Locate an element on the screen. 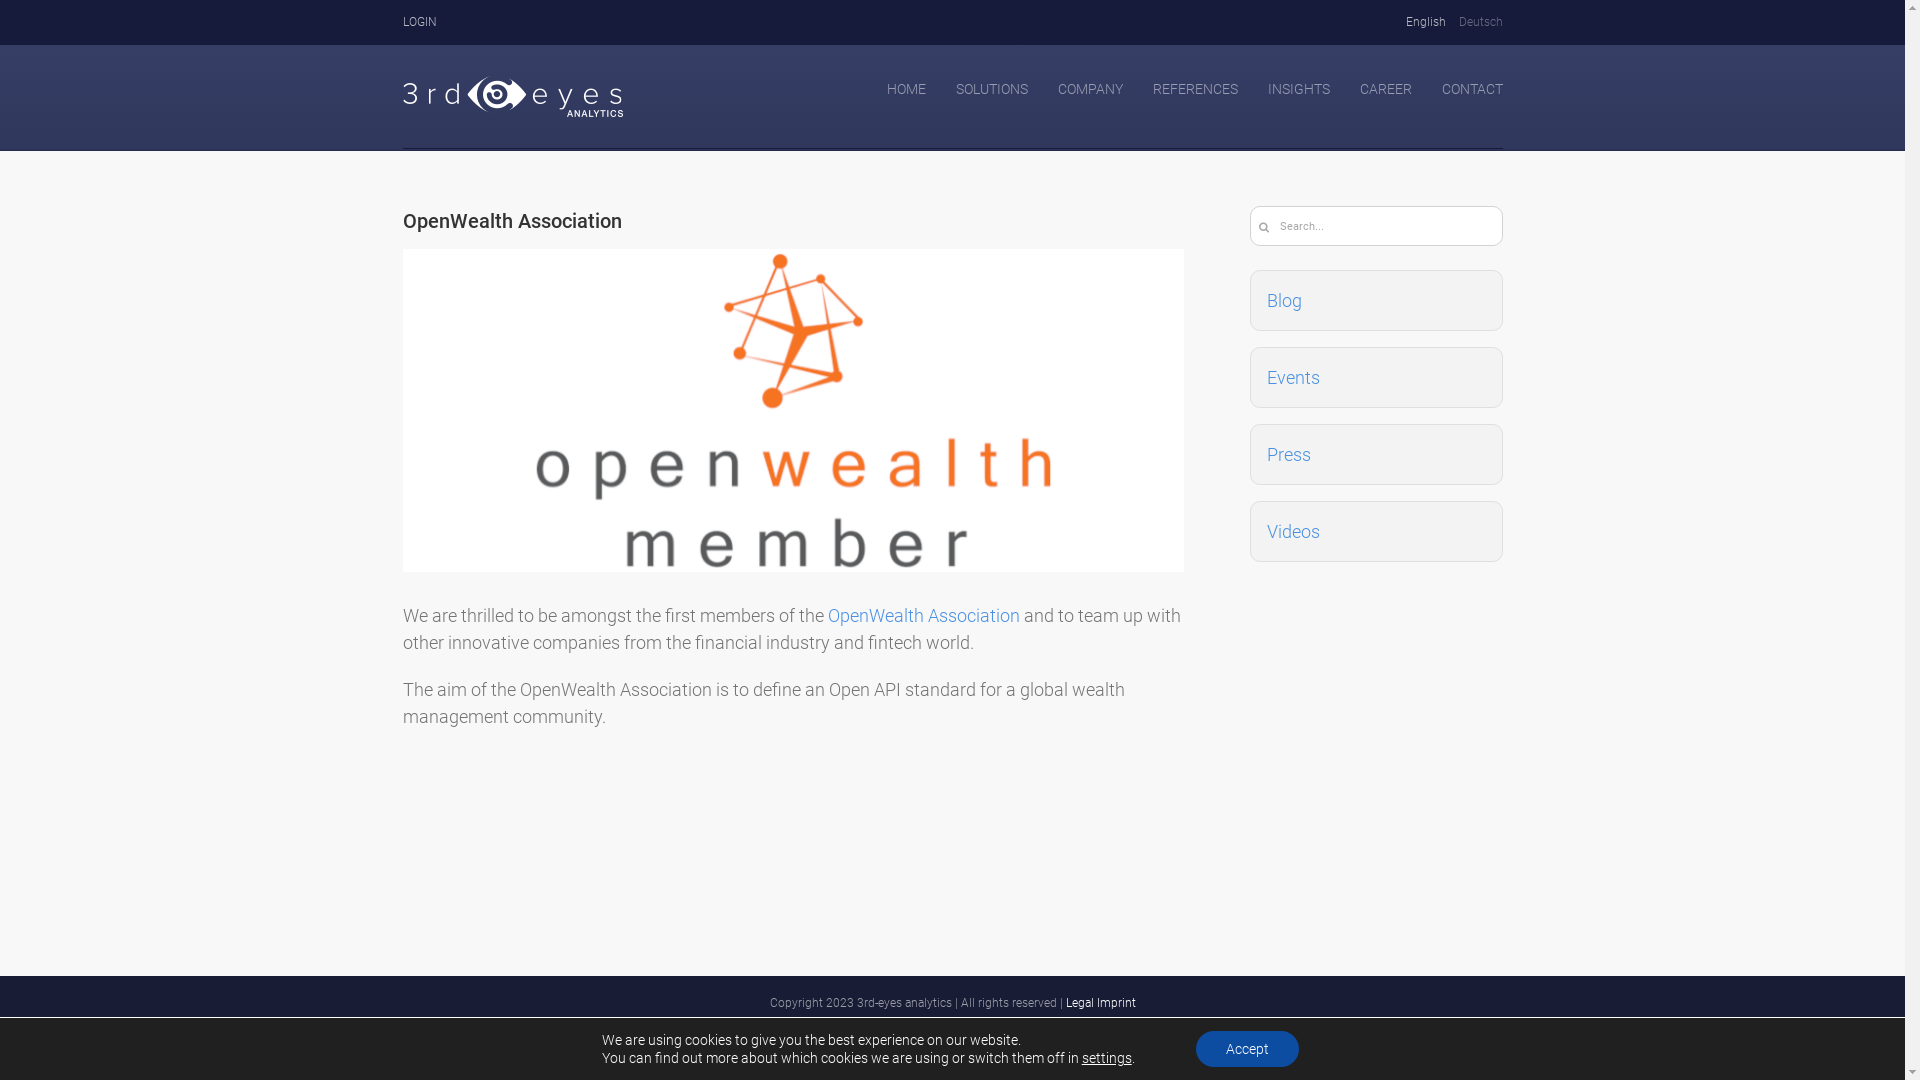  'HOME' is located at coordinates (885, 86).